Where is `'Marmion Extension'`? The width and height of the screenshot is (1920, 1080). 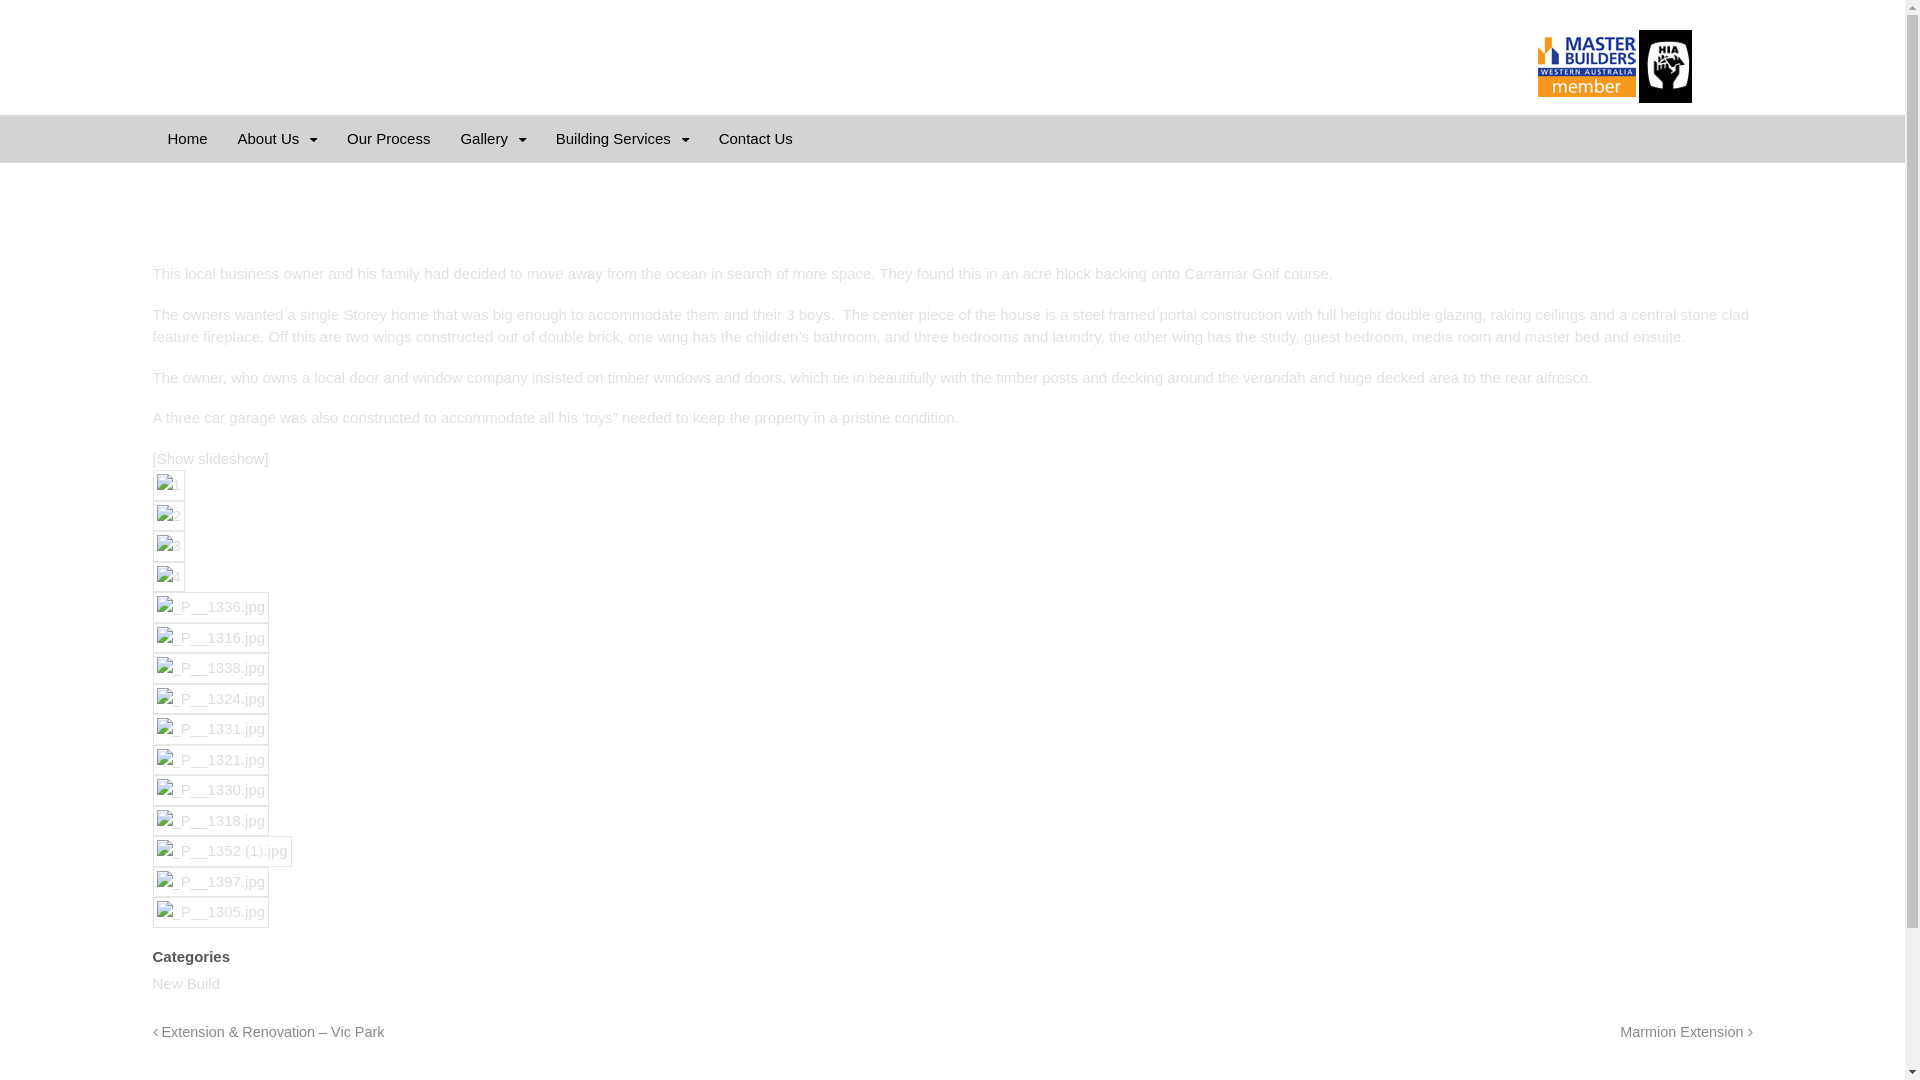 'Marmion Extension' is located at coordinates (1684, 1032).